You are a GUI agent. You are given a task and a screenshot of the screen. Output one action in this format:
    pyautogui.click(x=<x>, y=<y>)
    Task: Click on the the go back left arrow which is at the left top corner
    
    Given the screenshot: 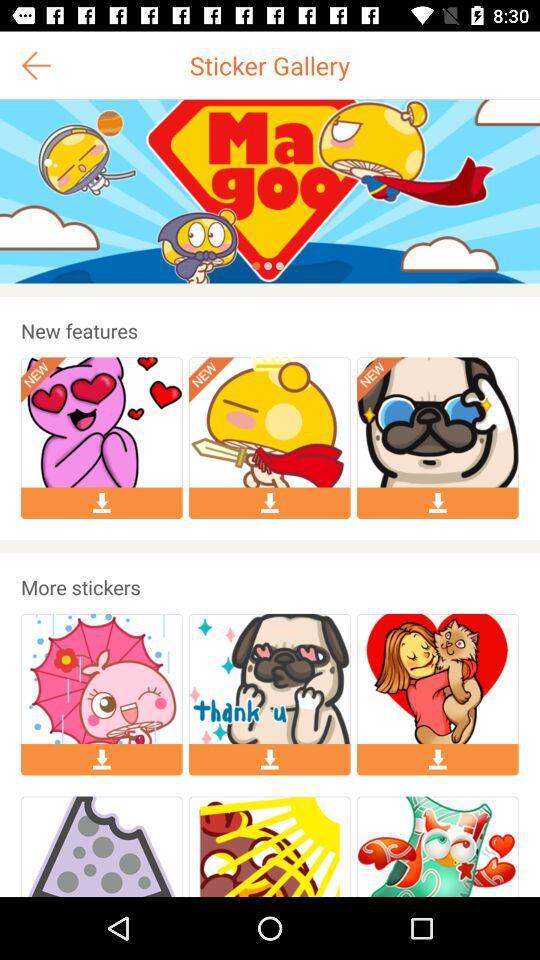 What is the action you would take?
    pyautogui.click(x=36, y=65)
    